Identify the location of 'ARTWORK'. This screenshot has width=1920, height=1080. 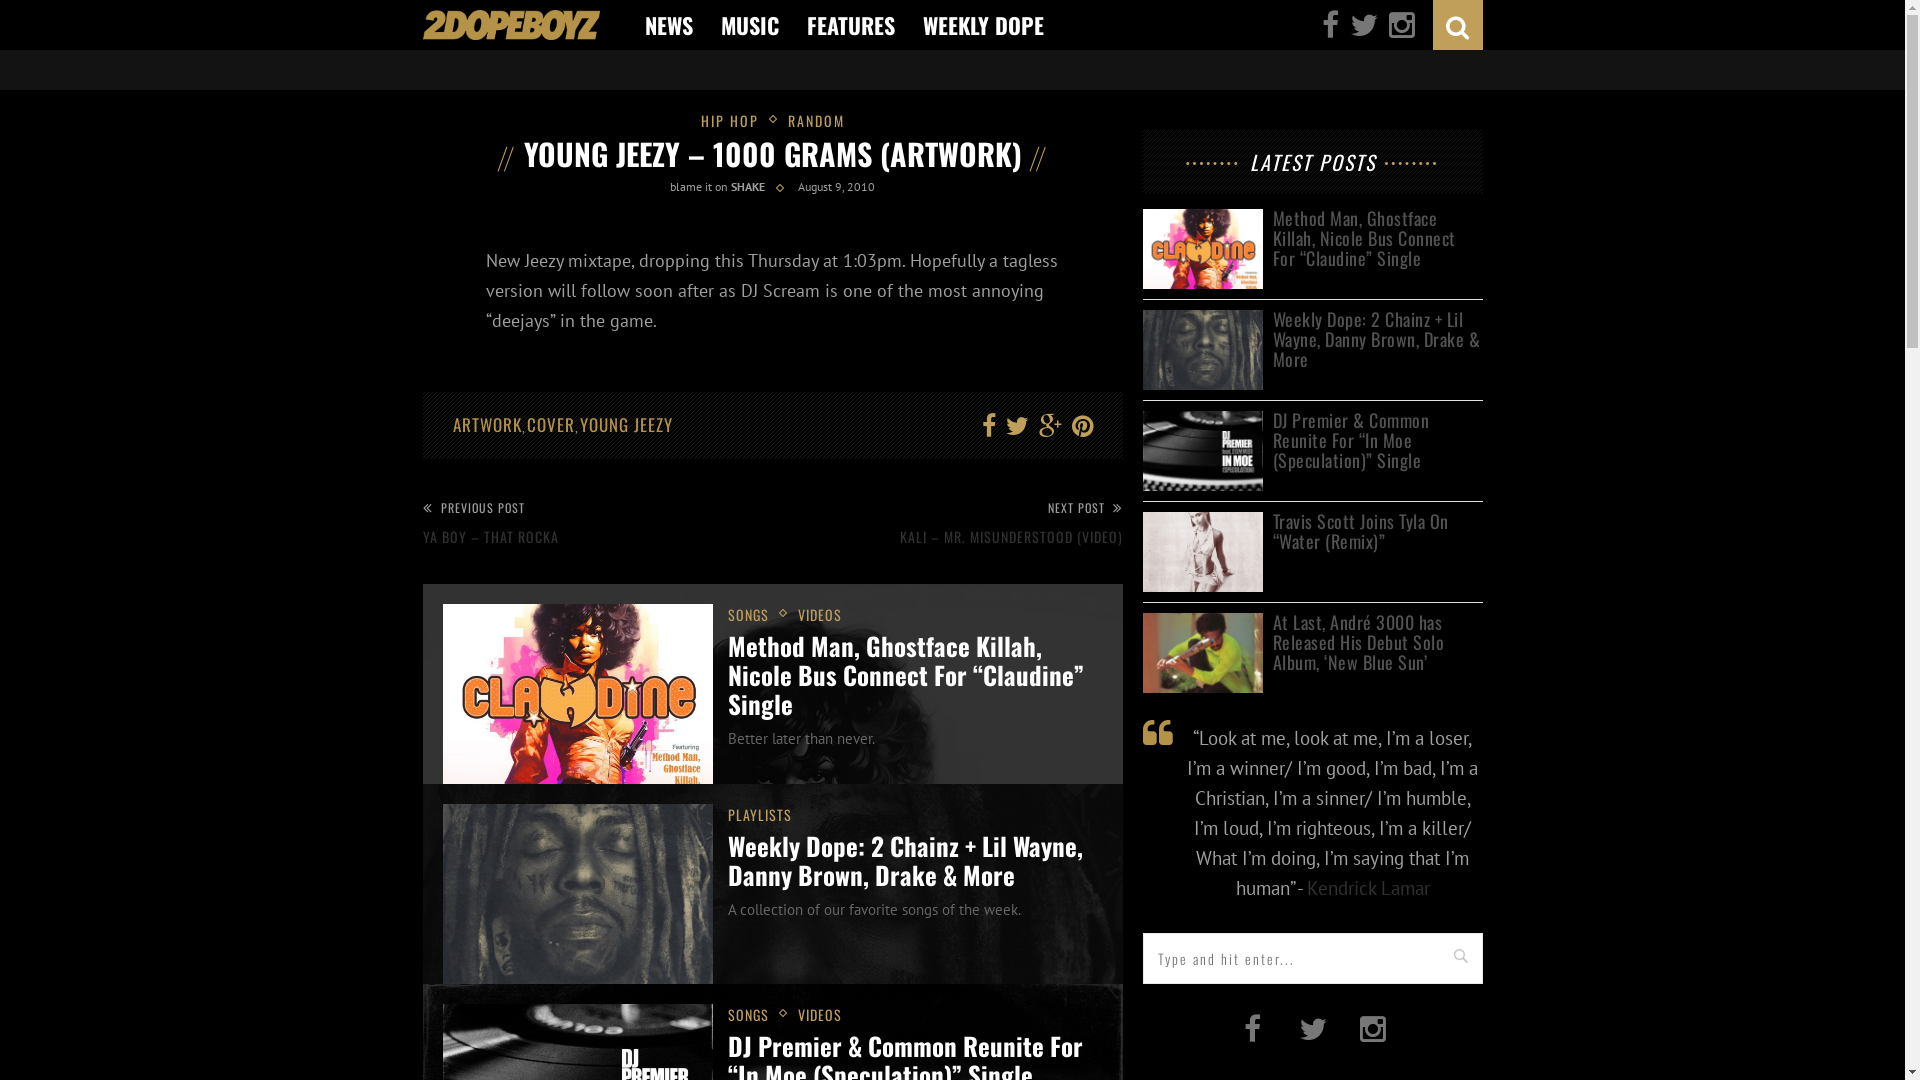
(486, 423).